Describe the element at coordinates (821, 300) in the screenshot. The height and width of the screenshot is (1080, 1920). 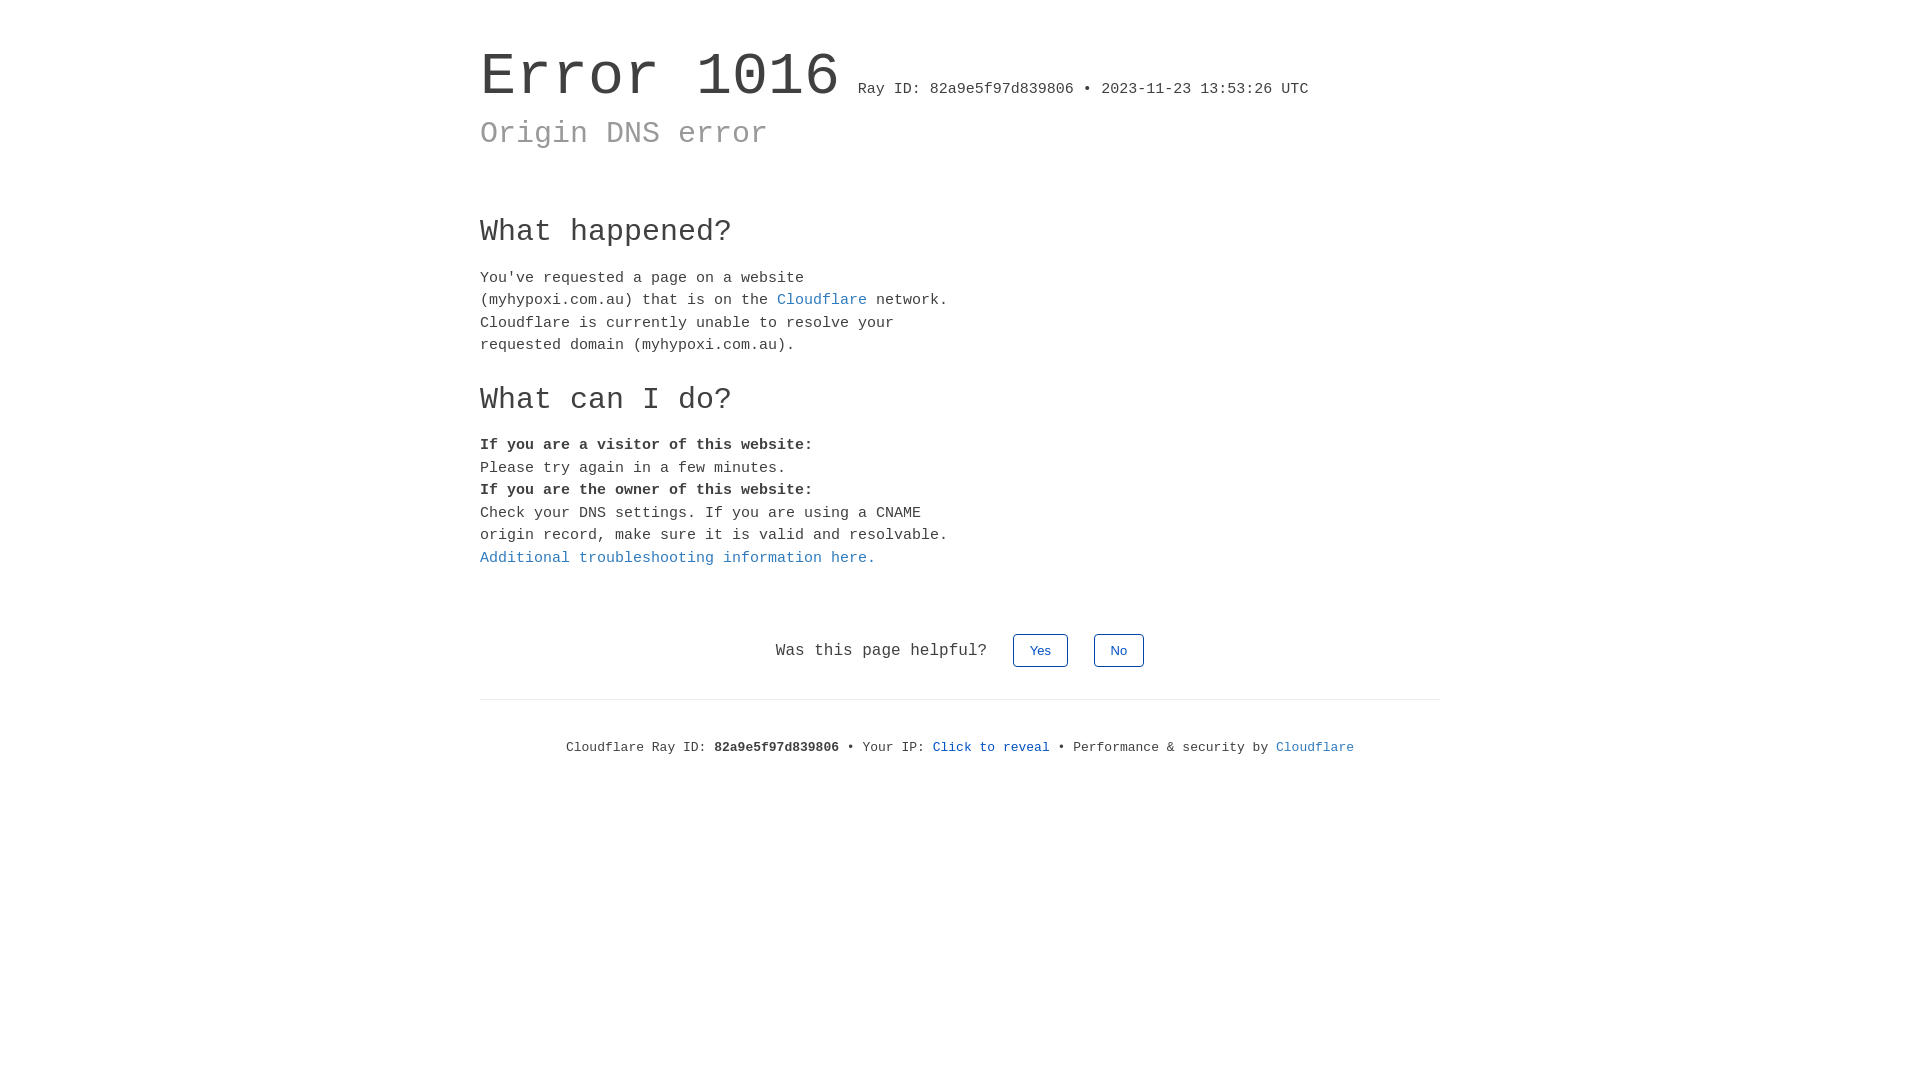
I see `'Cloudflare'` at that location.